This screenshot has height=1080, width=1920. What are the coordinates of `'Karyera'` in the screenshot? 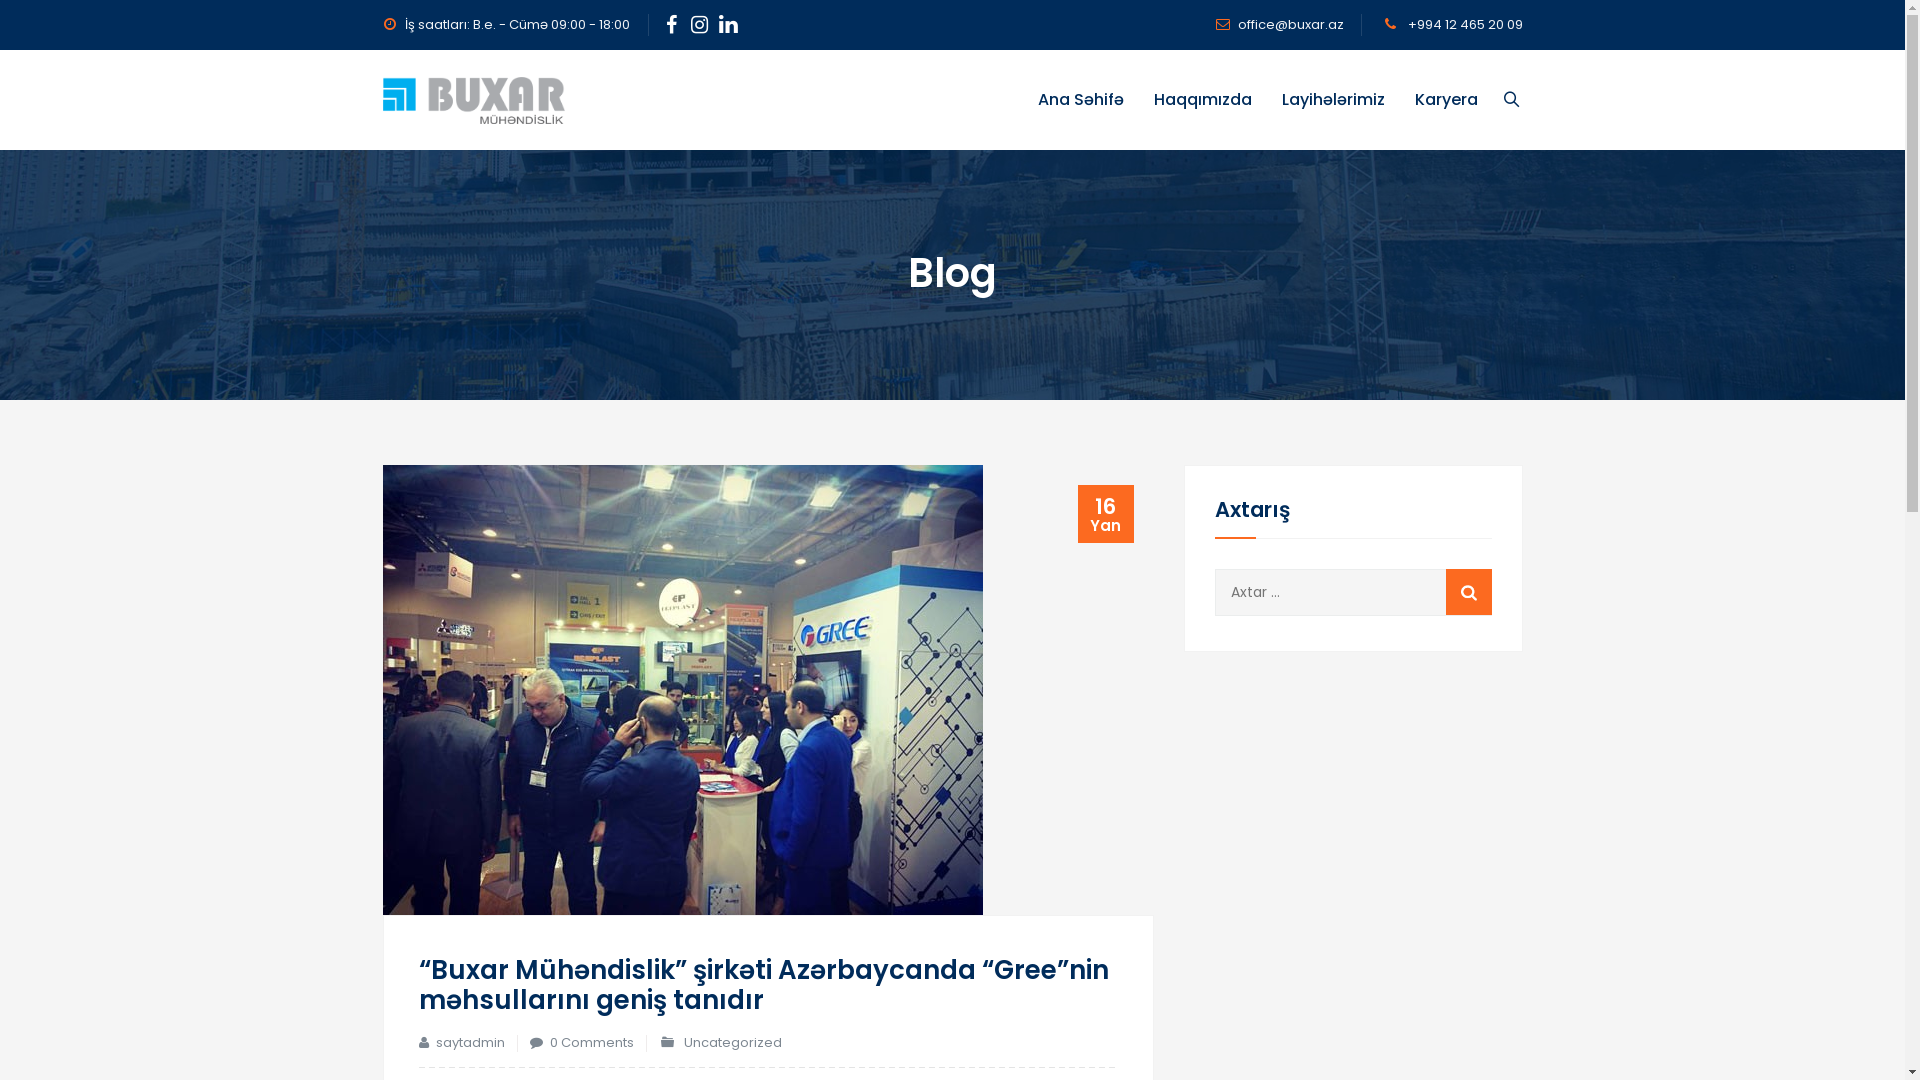 It's located at (1446, 100).